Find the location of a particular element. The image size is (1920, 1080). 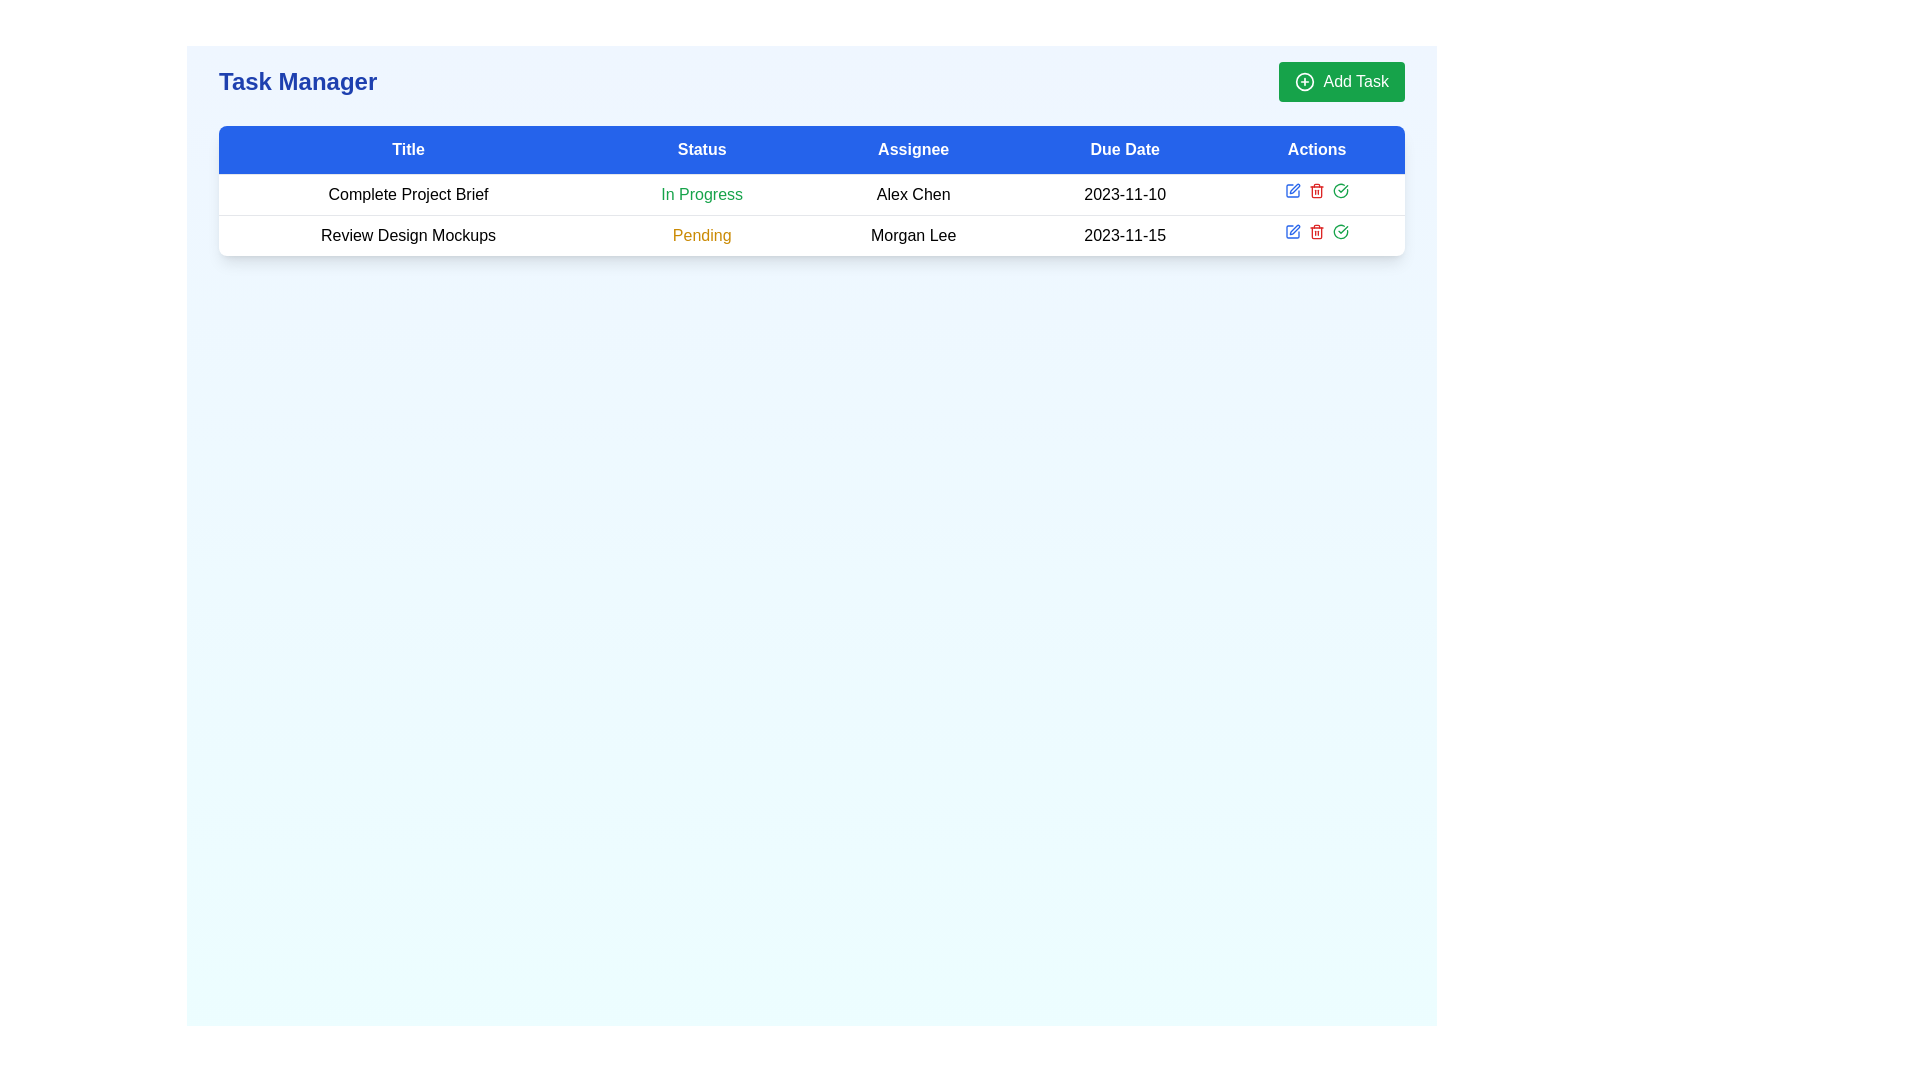

the second row of the task management table, which contains task details is located at coordinates (811, 234).